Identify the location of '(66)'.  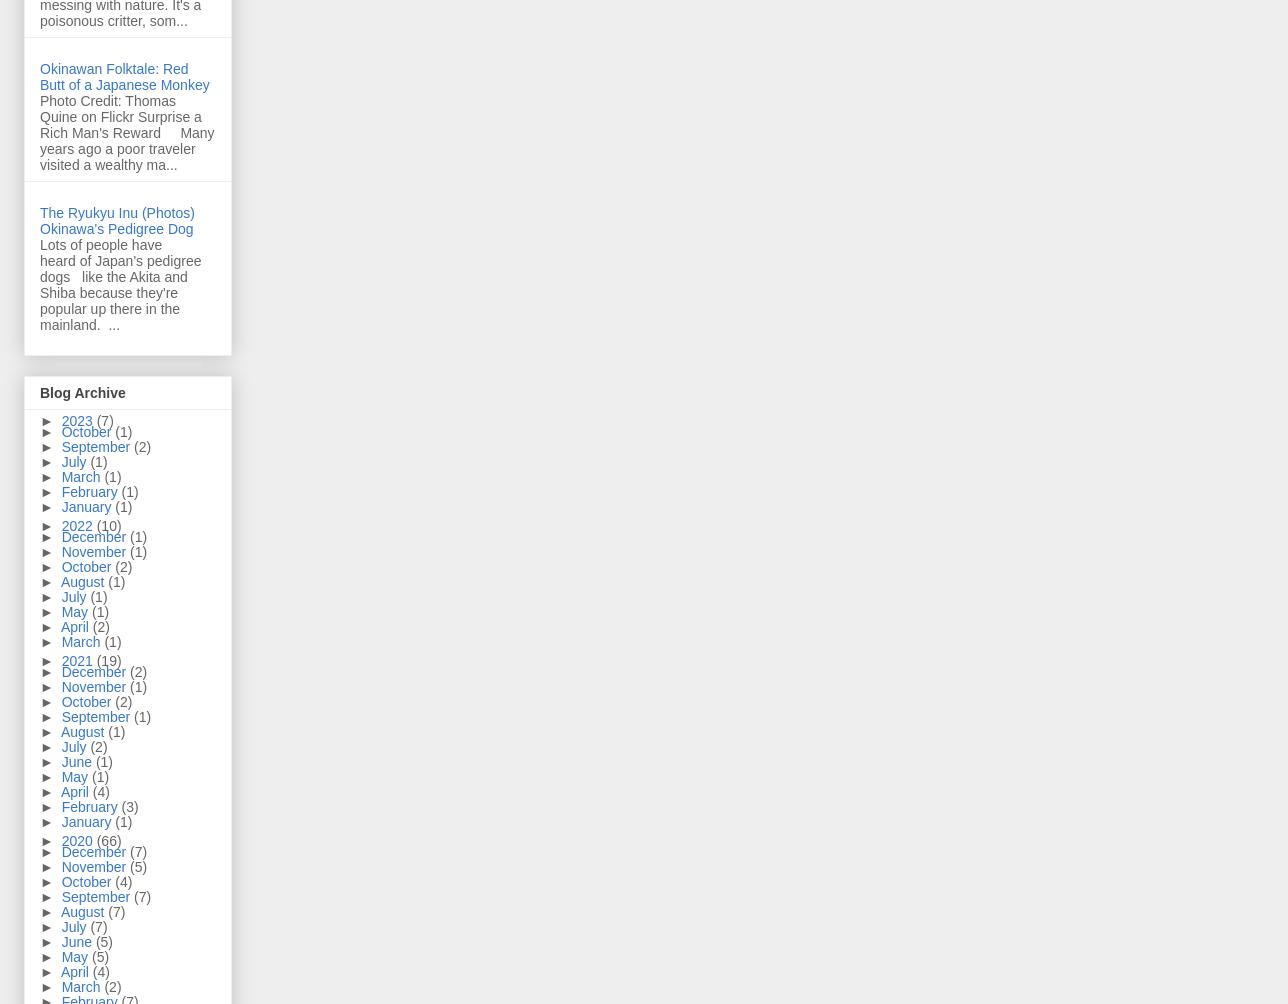
(95, 840).